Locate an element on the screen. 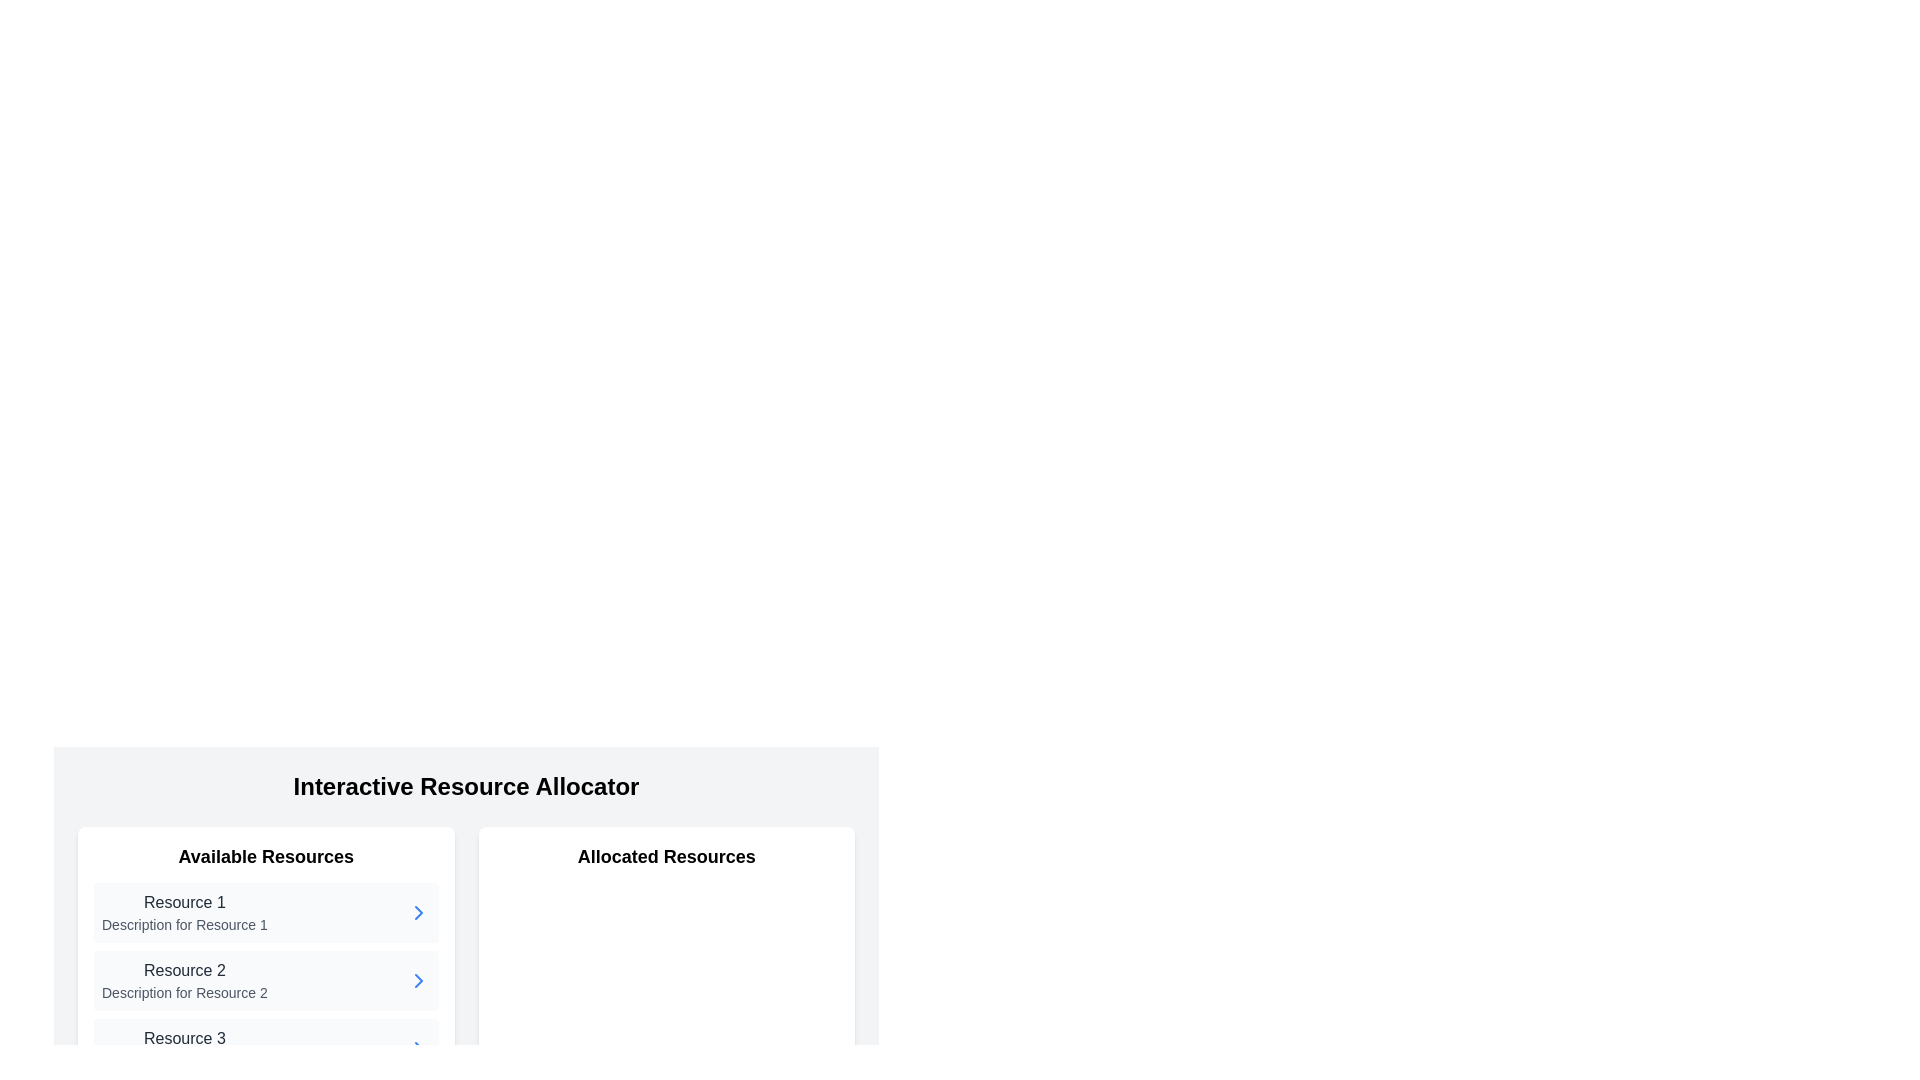  the text label reading 'Resource 3' in gray color, located at the bottom of the list under 'Available Resources' is located at coordinates (184, 1037).